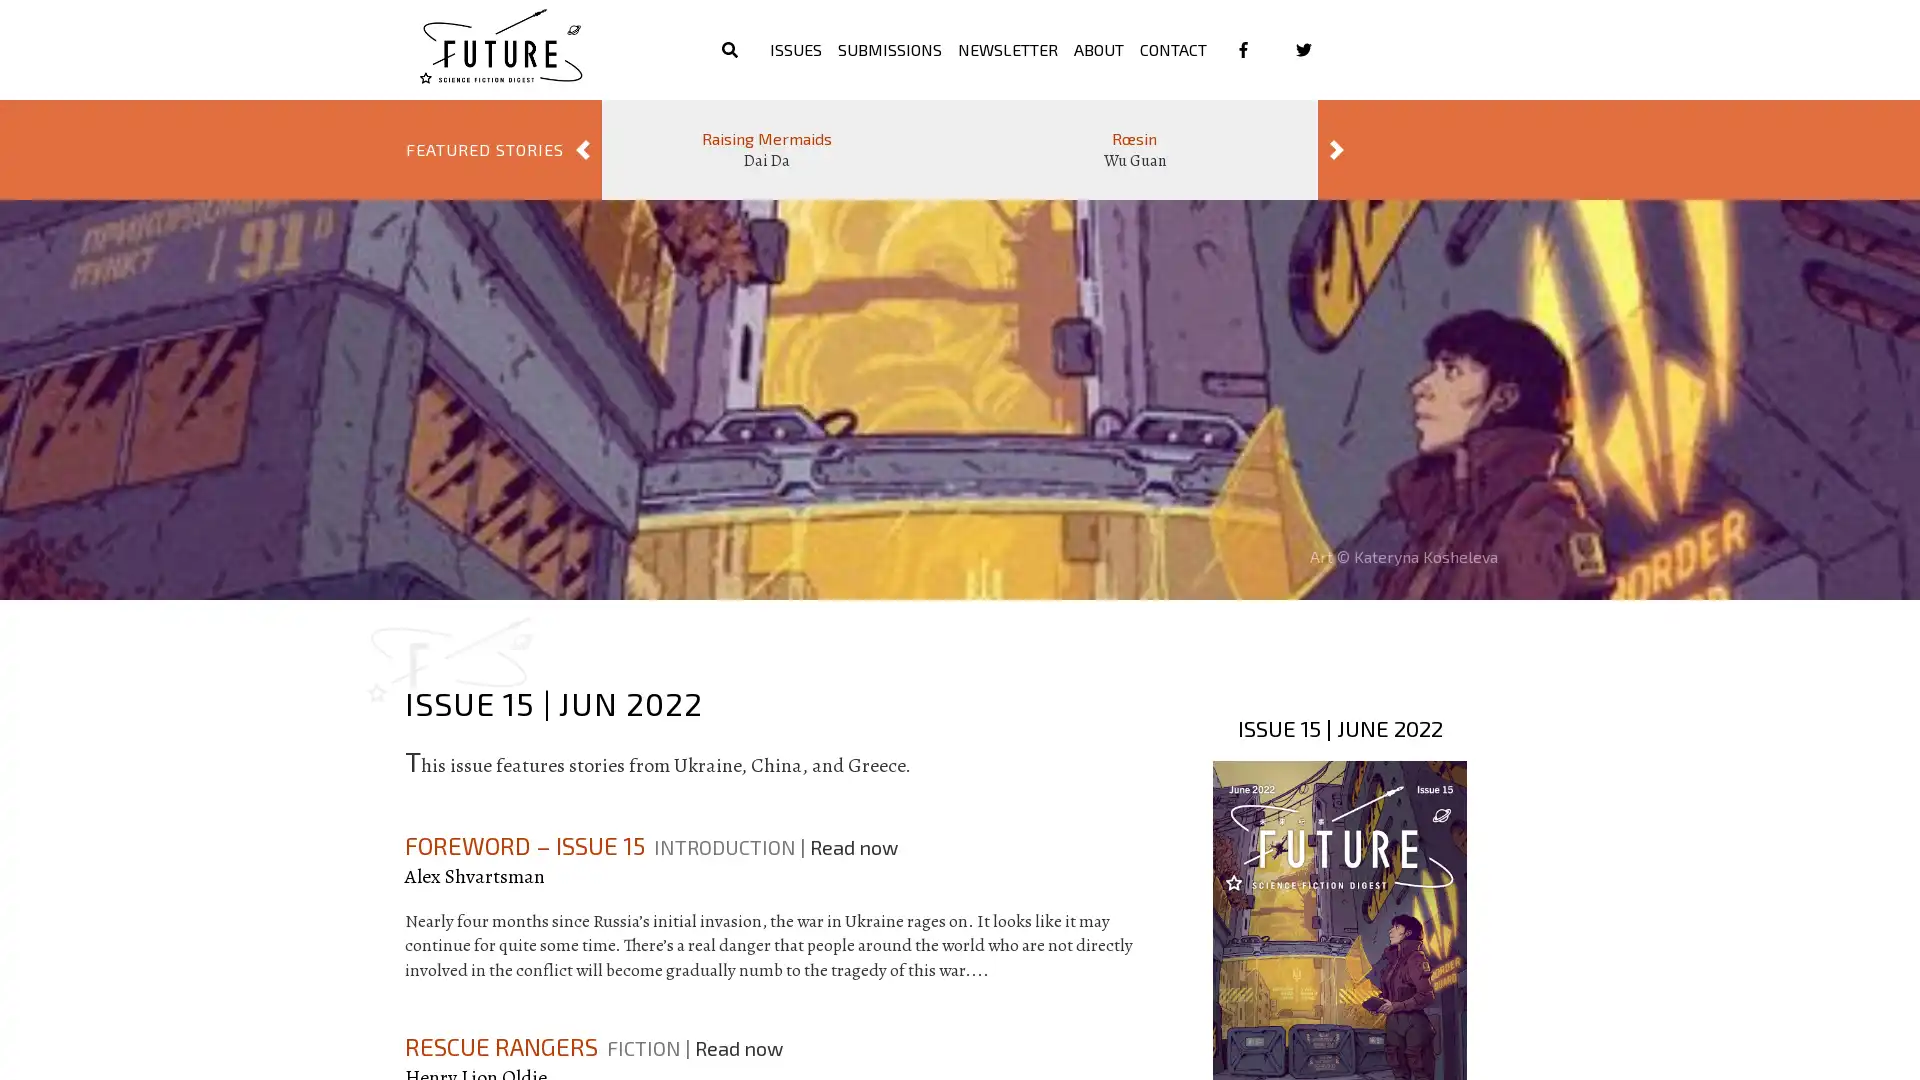 This screenshot has width=1920, height=1080. I want to click on Next, so click(1337, 149).